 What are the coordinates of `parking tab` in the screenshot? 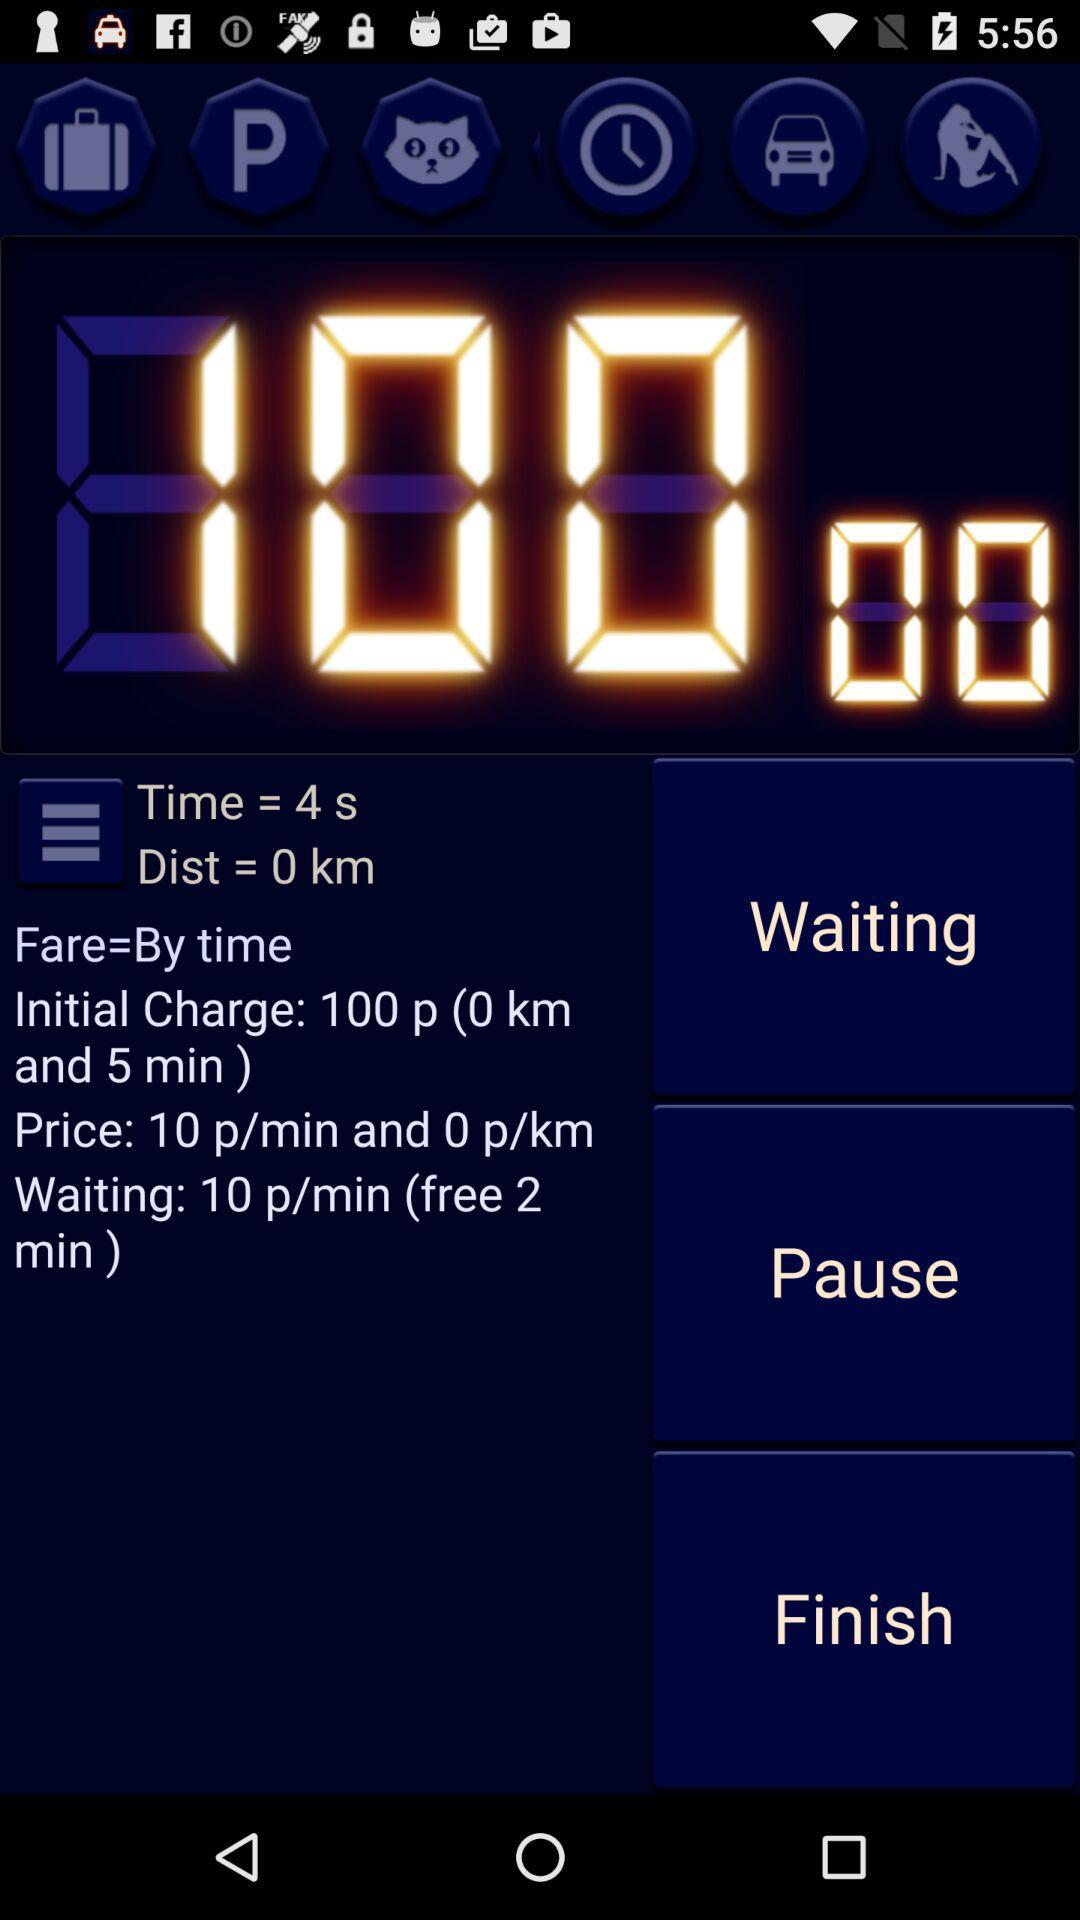 It's located at (257, 148).